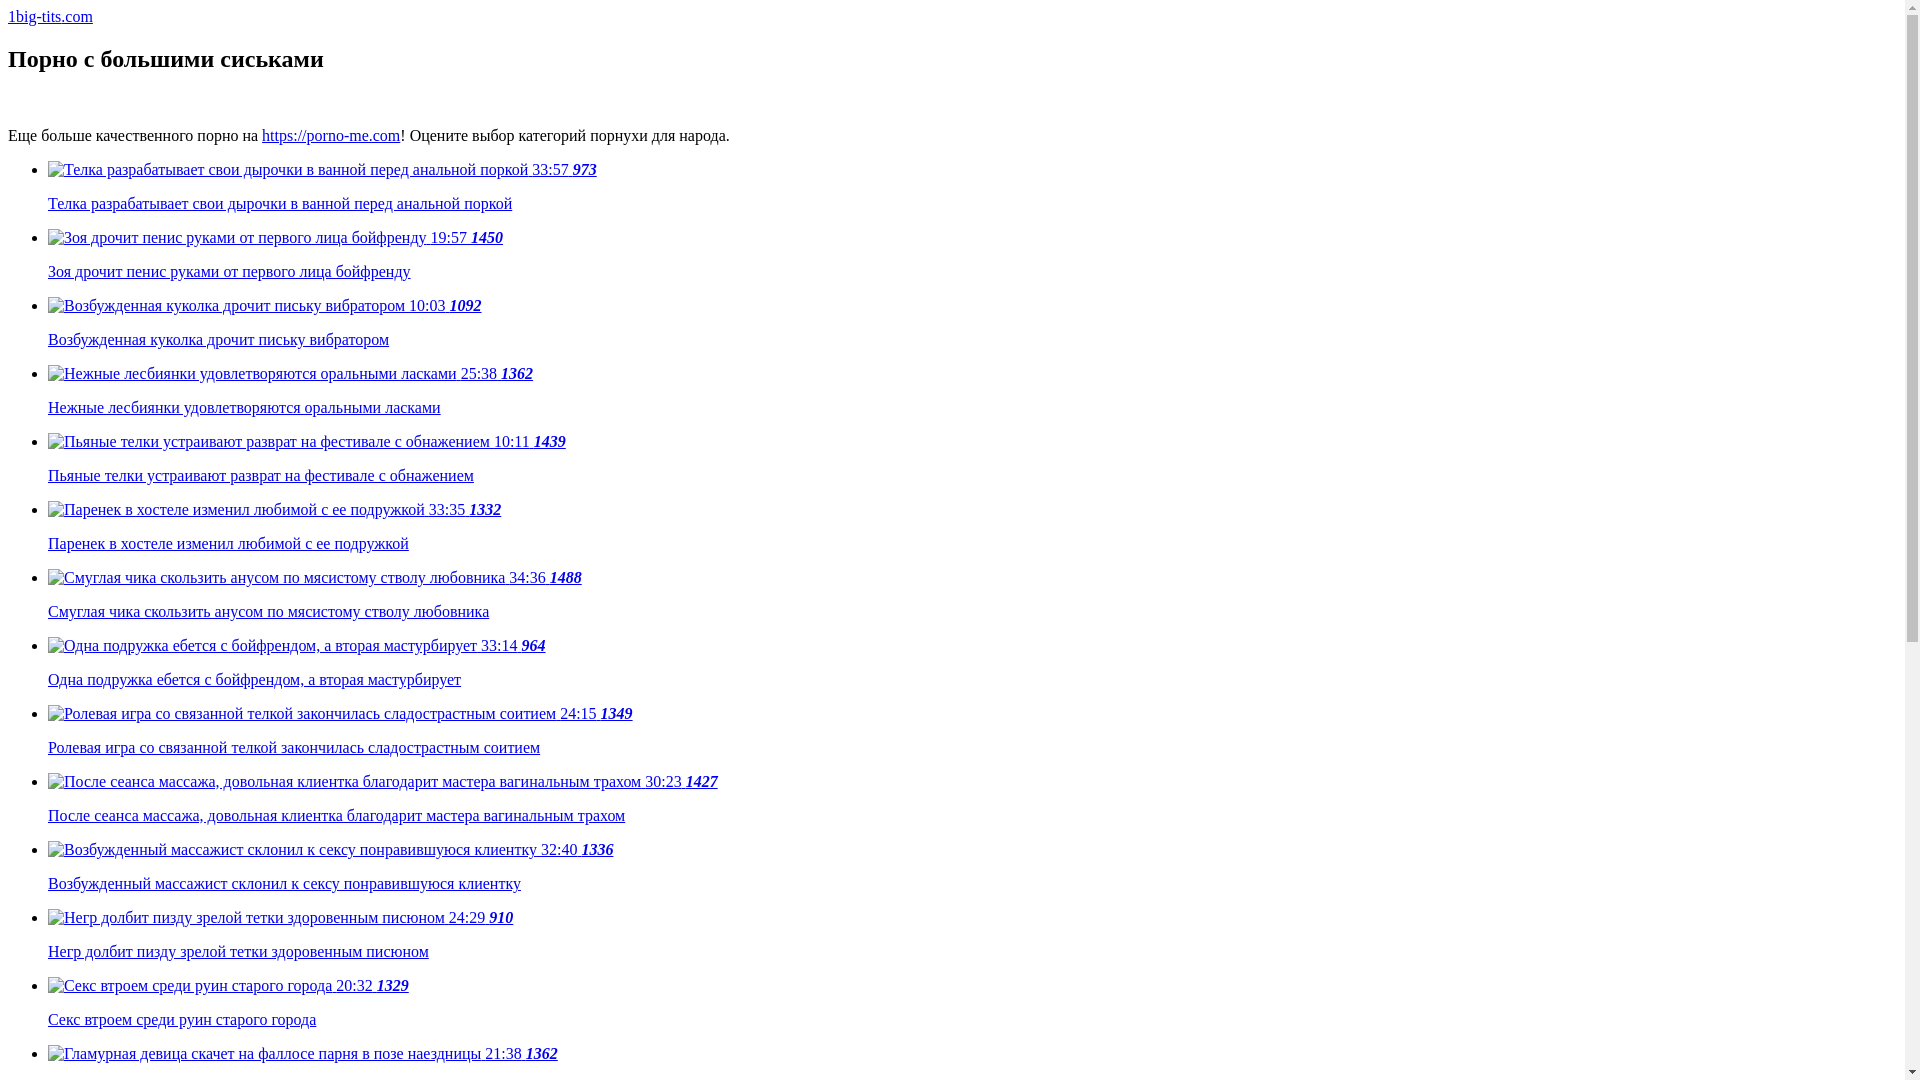  Describe the element at coordinates (50, 16) in the screenshot. I see `'1big-tits.com'` at that location.